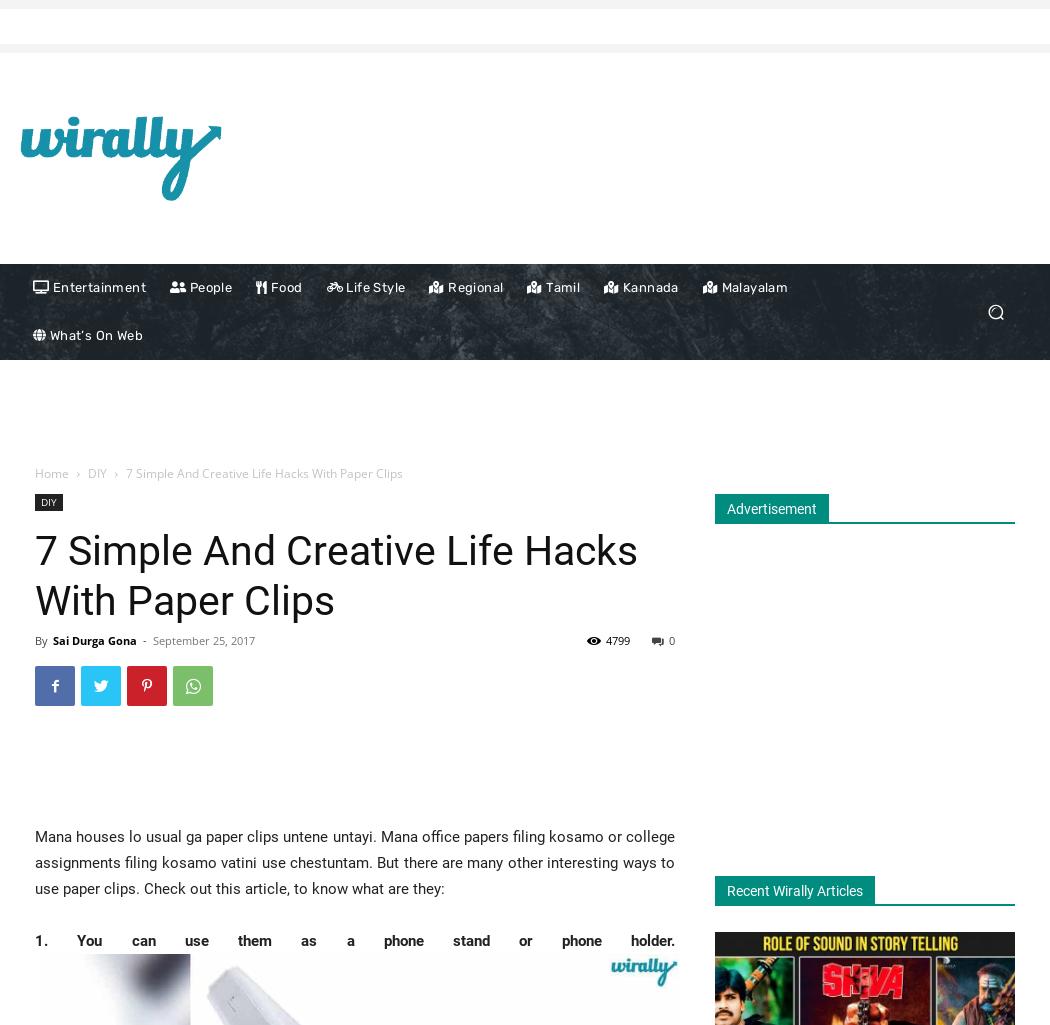 This screenshot has width=1050, height=1025. What do you see at coordinates (203, 639) in the screenshot?
I see `'September 25, 2017'` at bounding box center [203, 639].